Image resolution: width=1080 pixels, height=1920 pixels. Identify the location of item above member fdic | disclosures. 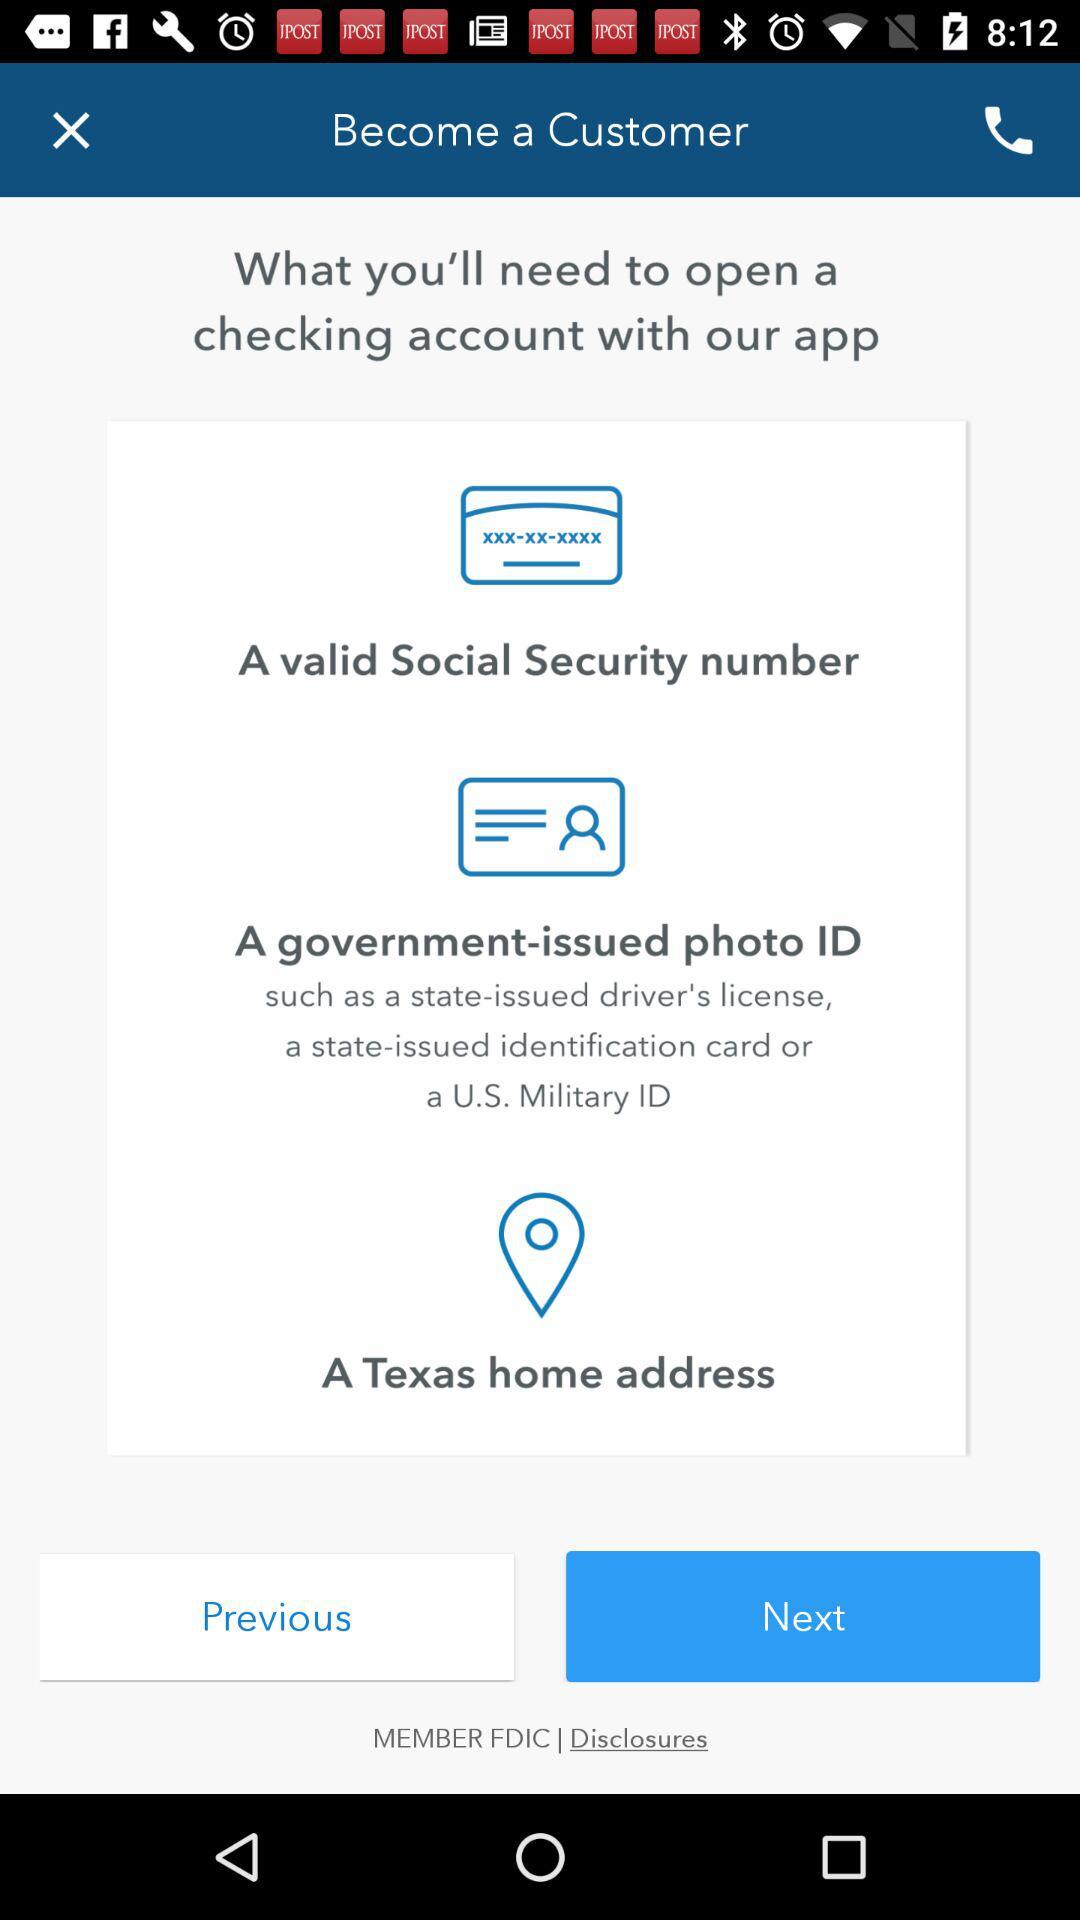
(802, 1616).